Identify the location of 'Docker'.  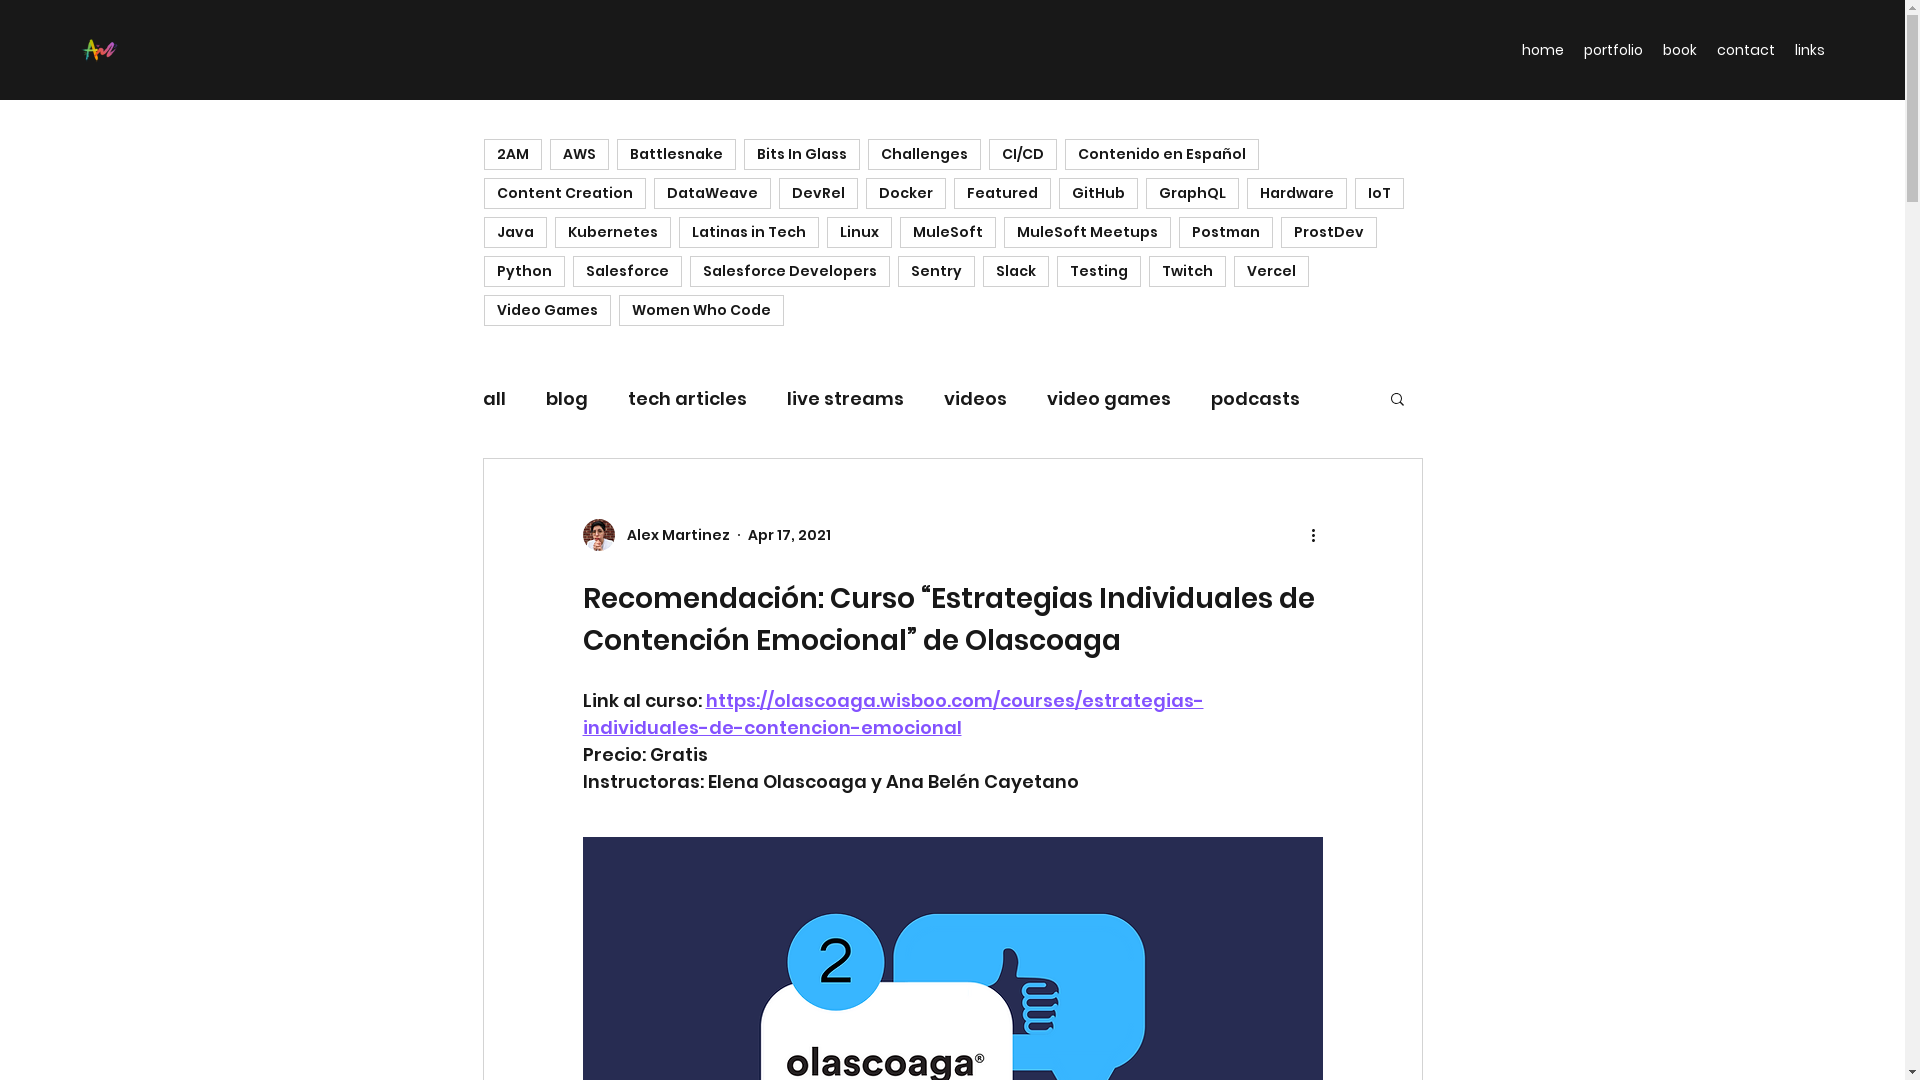
(865, 193).